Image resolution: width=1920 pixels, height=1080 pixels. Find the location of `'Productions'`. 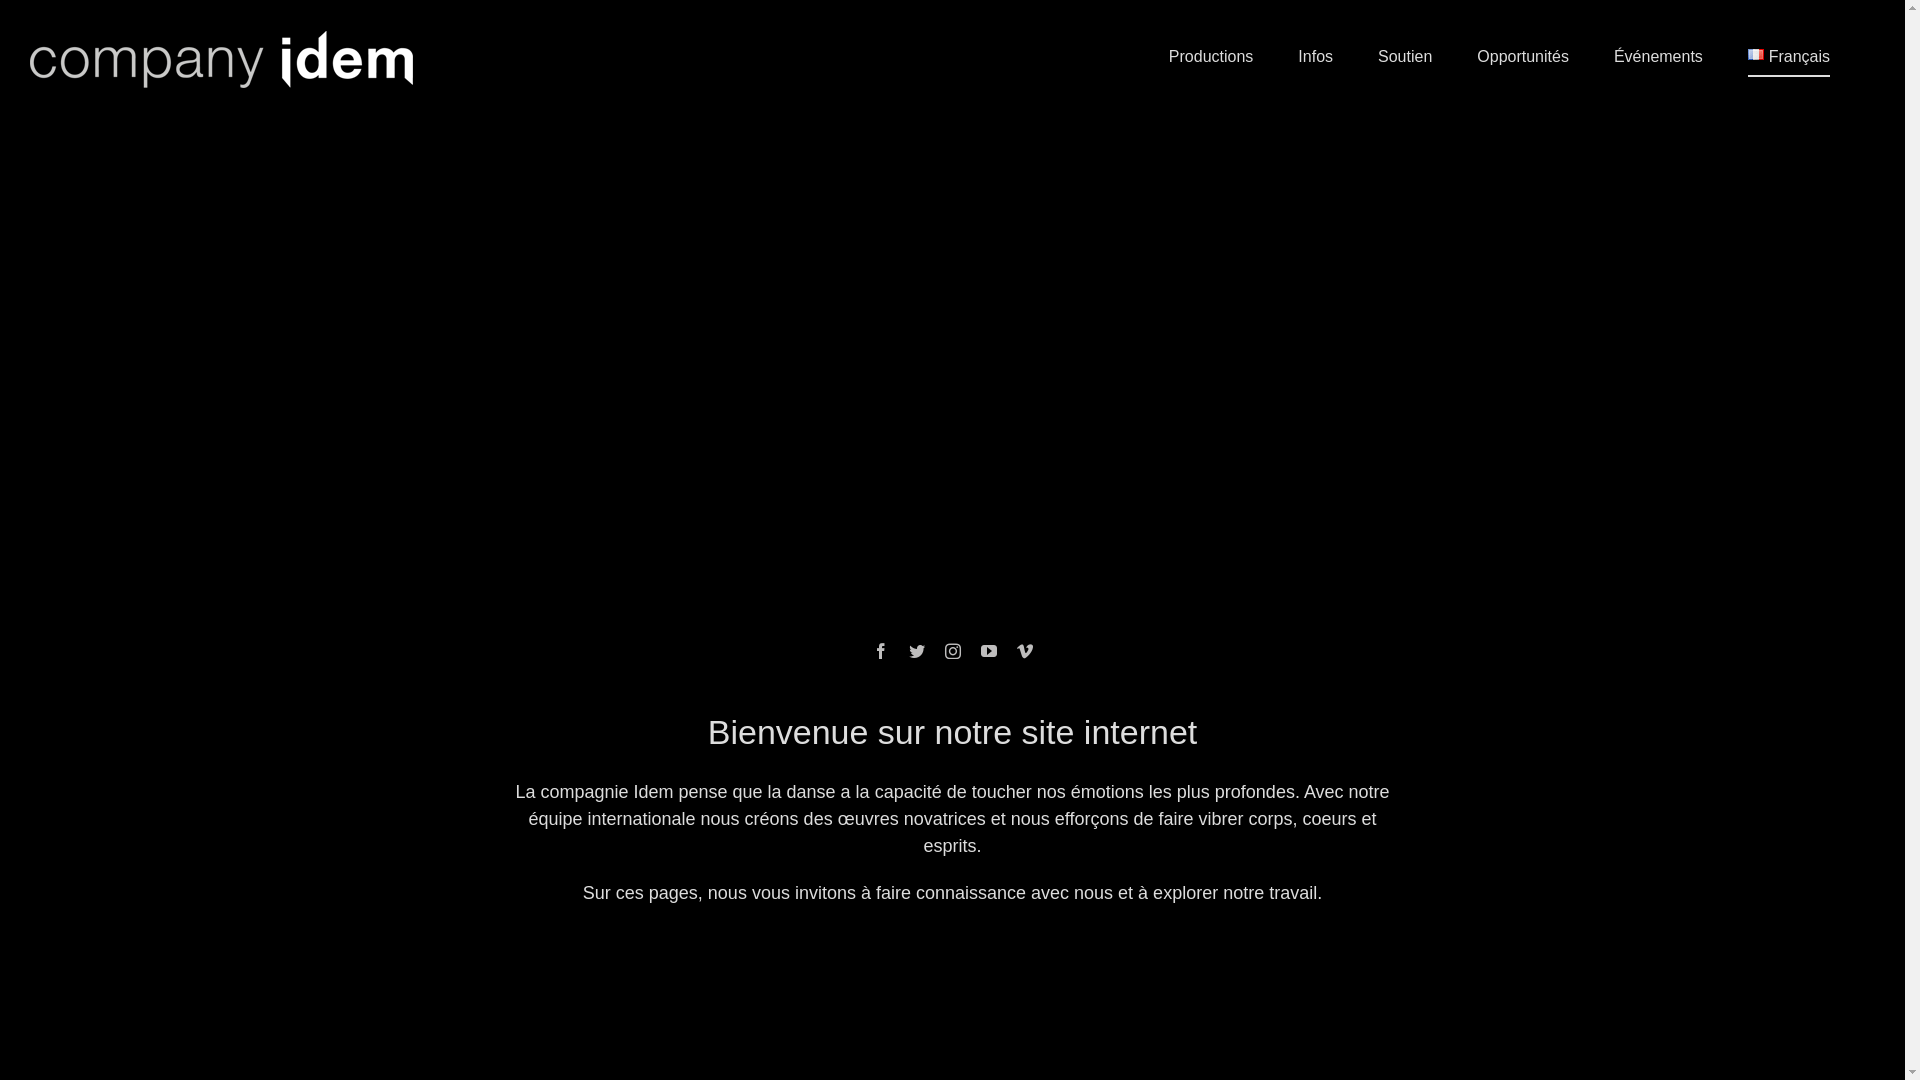

'Productions' is located at coordinates (1169, 55).